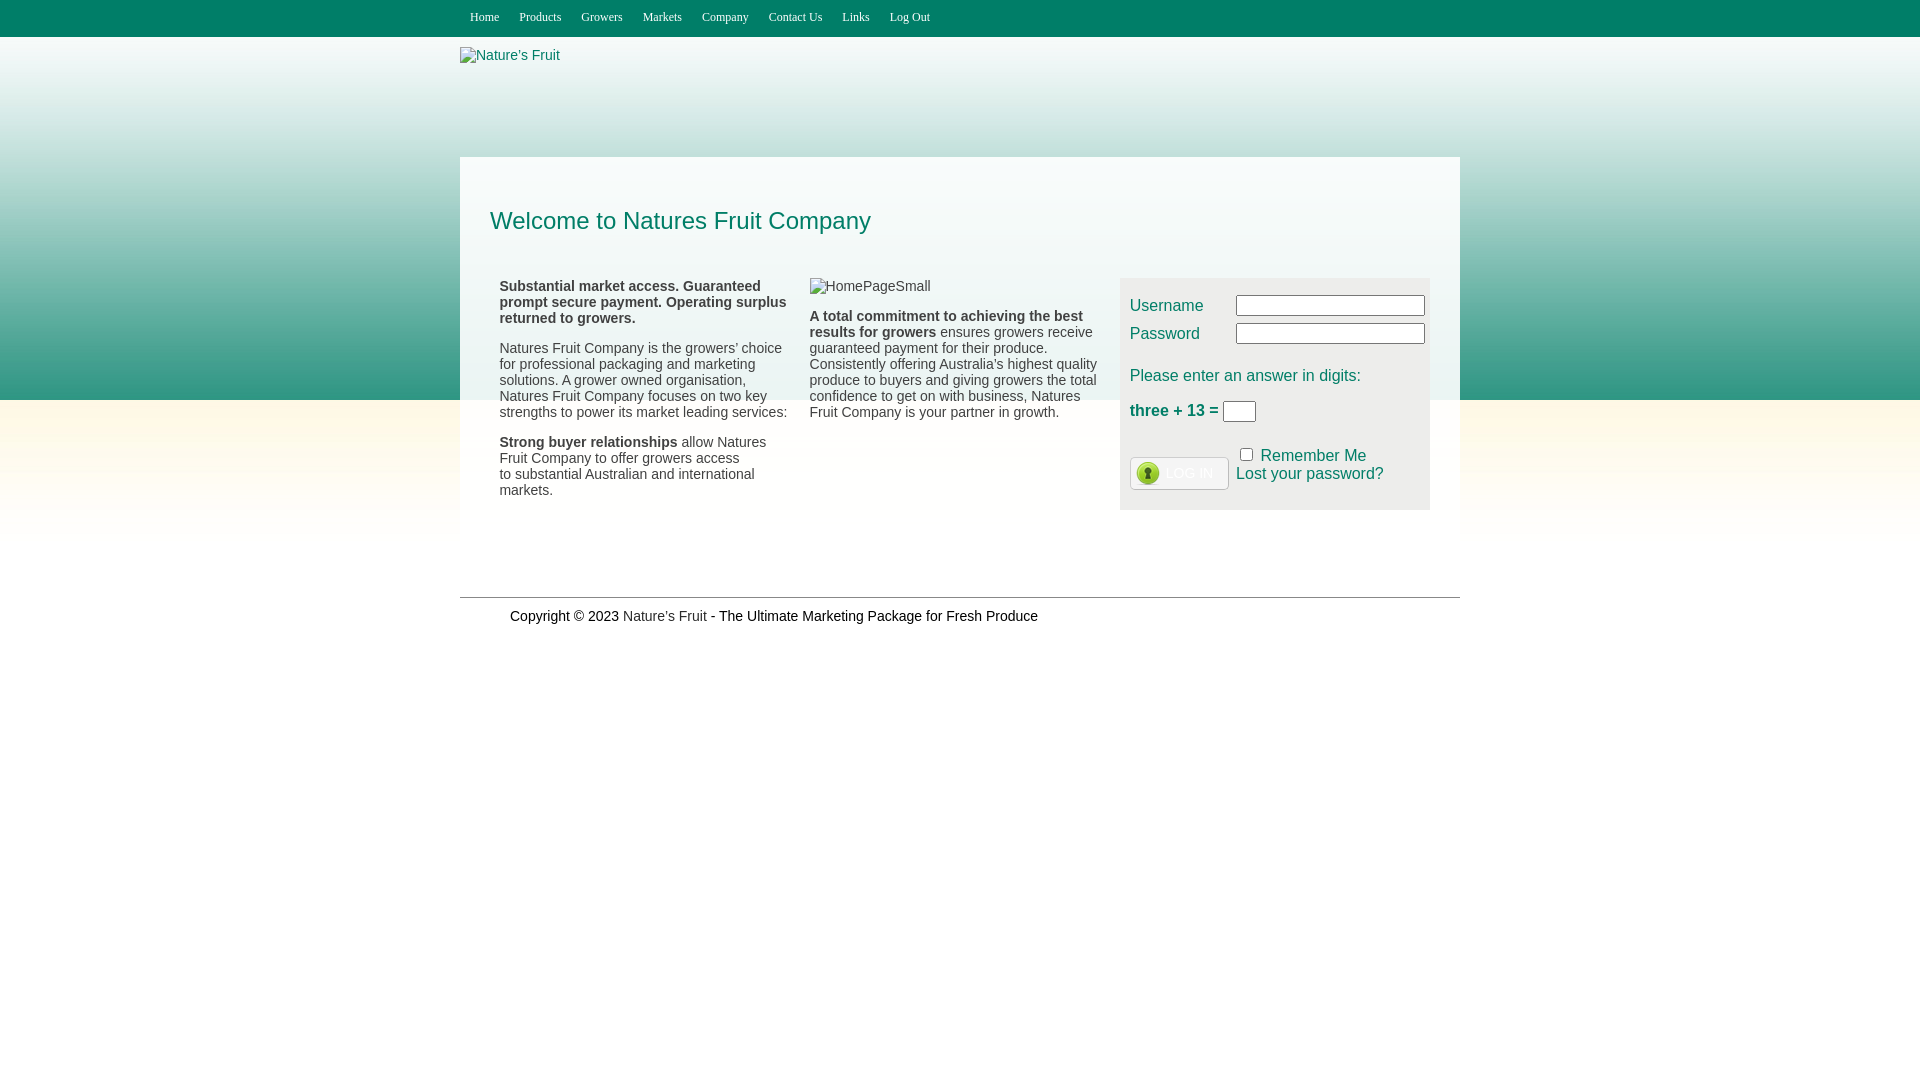 The image size is (1920, 1080). What do you see at coordinates (539, 17) in the screenshot?
I see `'Products'` at bounding box center [539, 17].